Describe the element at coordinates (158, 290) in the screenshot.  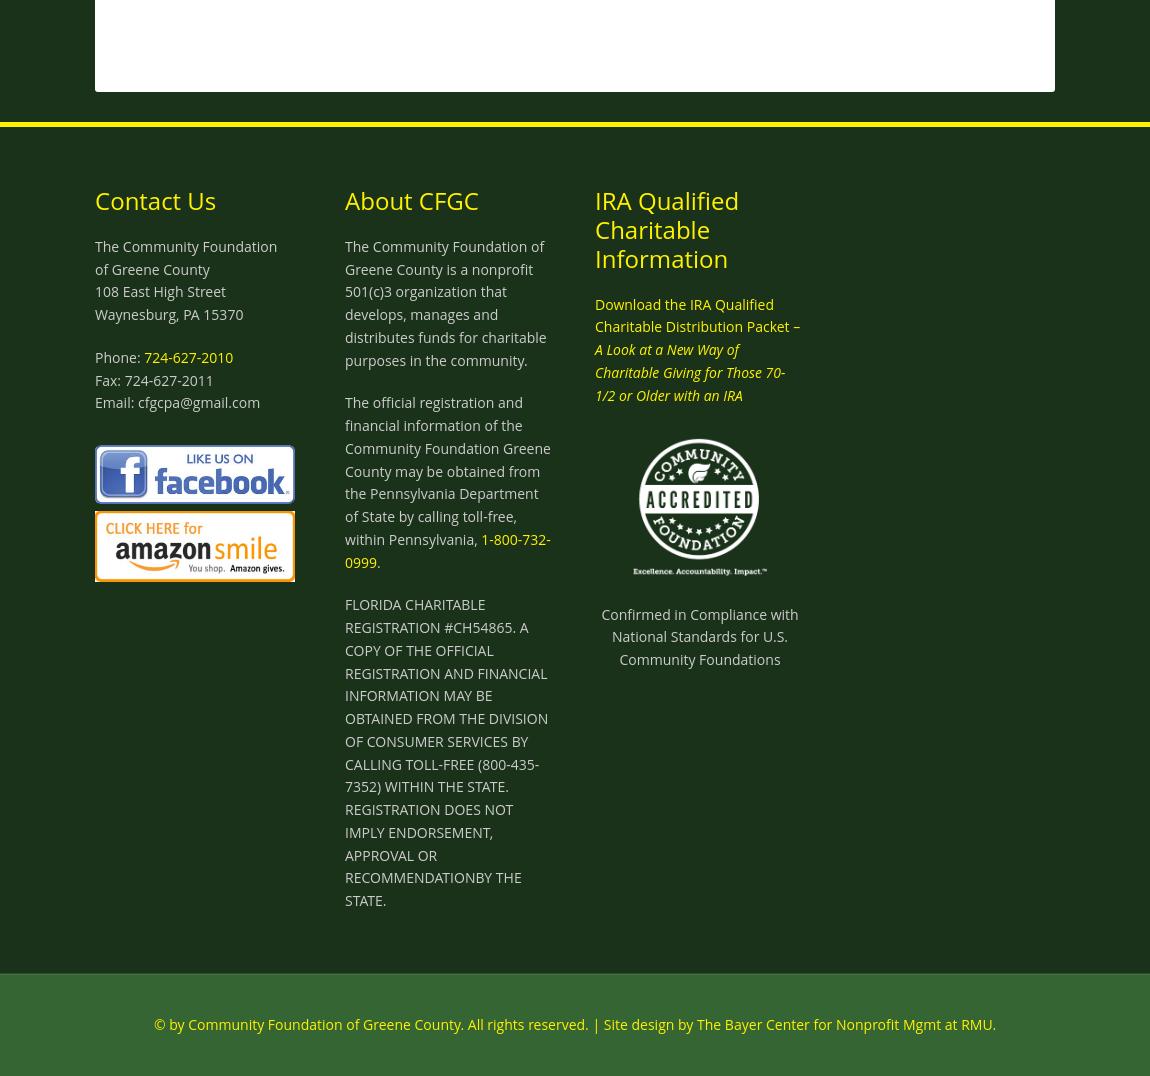
I see `'108 East High Street'` at that location.